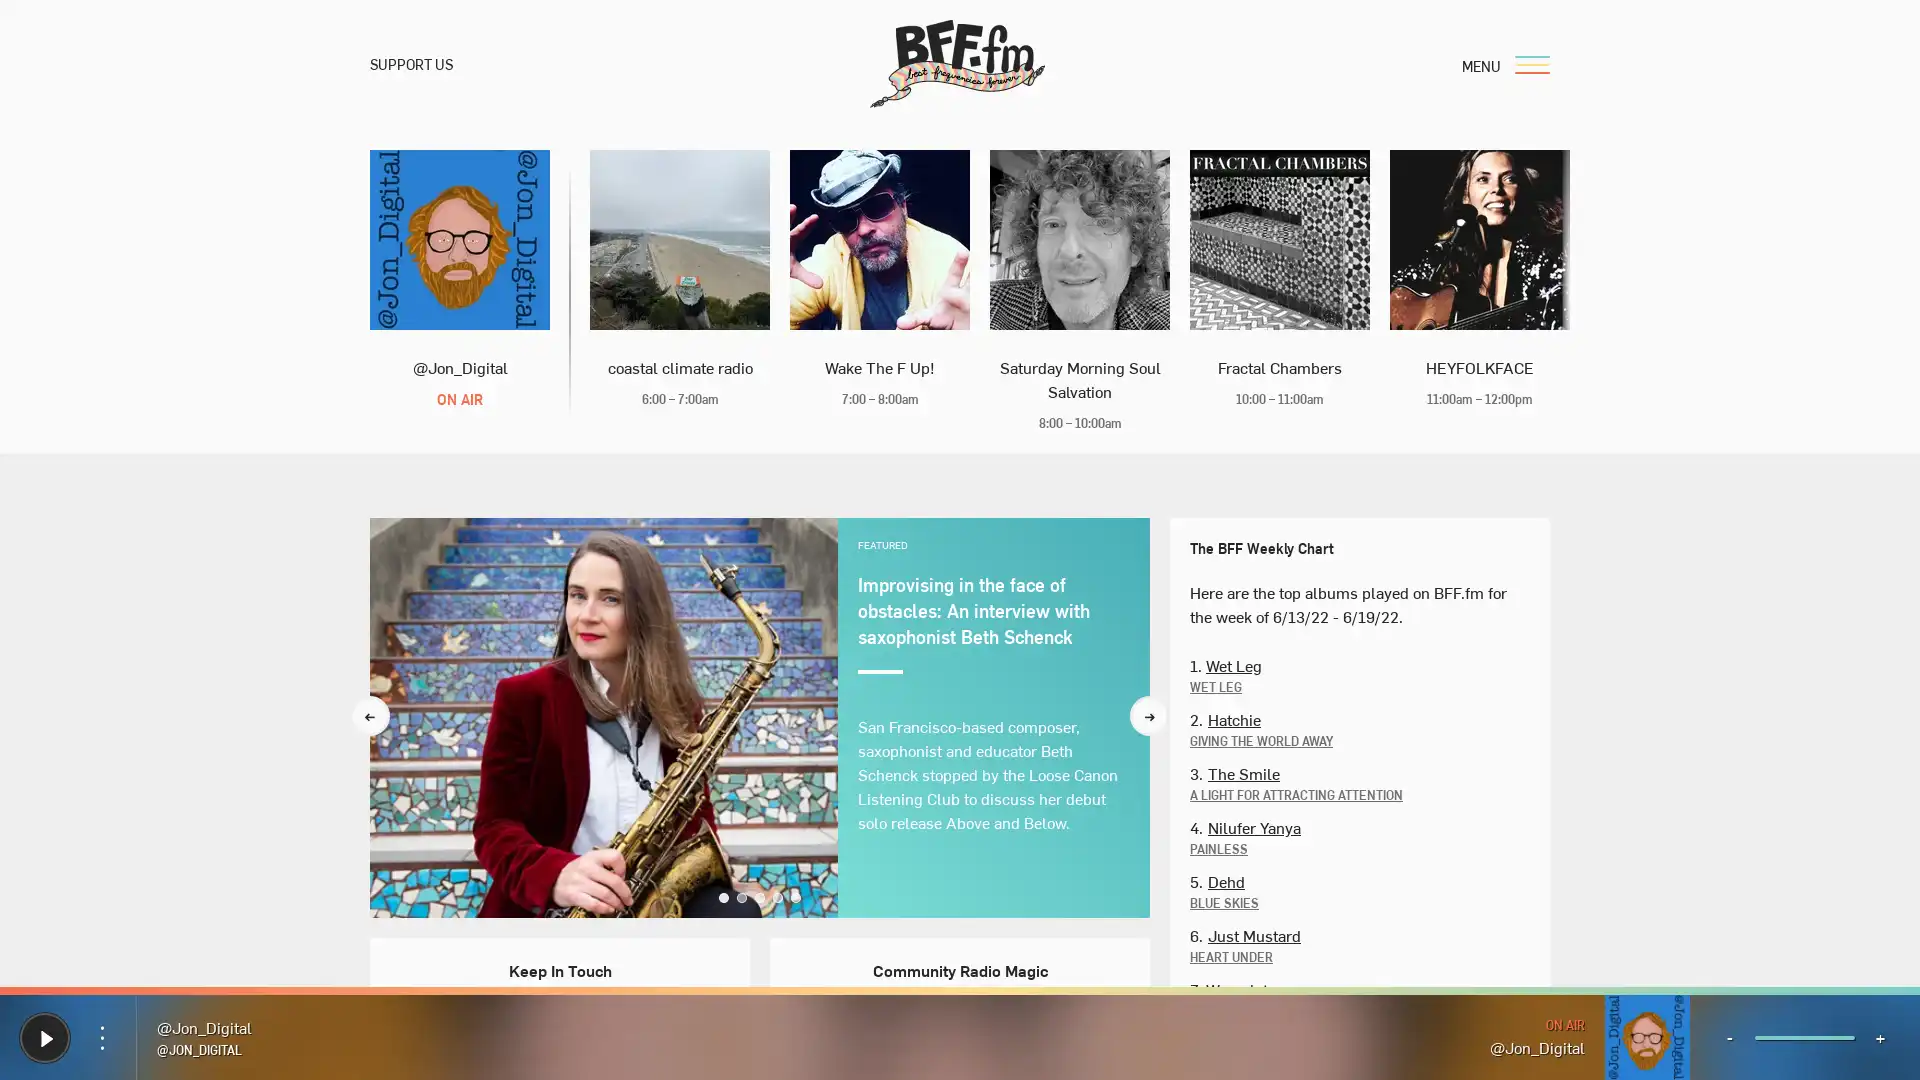 This screenshot has height=1080, width=1920. I want to click on Search, so click(1158, 700).